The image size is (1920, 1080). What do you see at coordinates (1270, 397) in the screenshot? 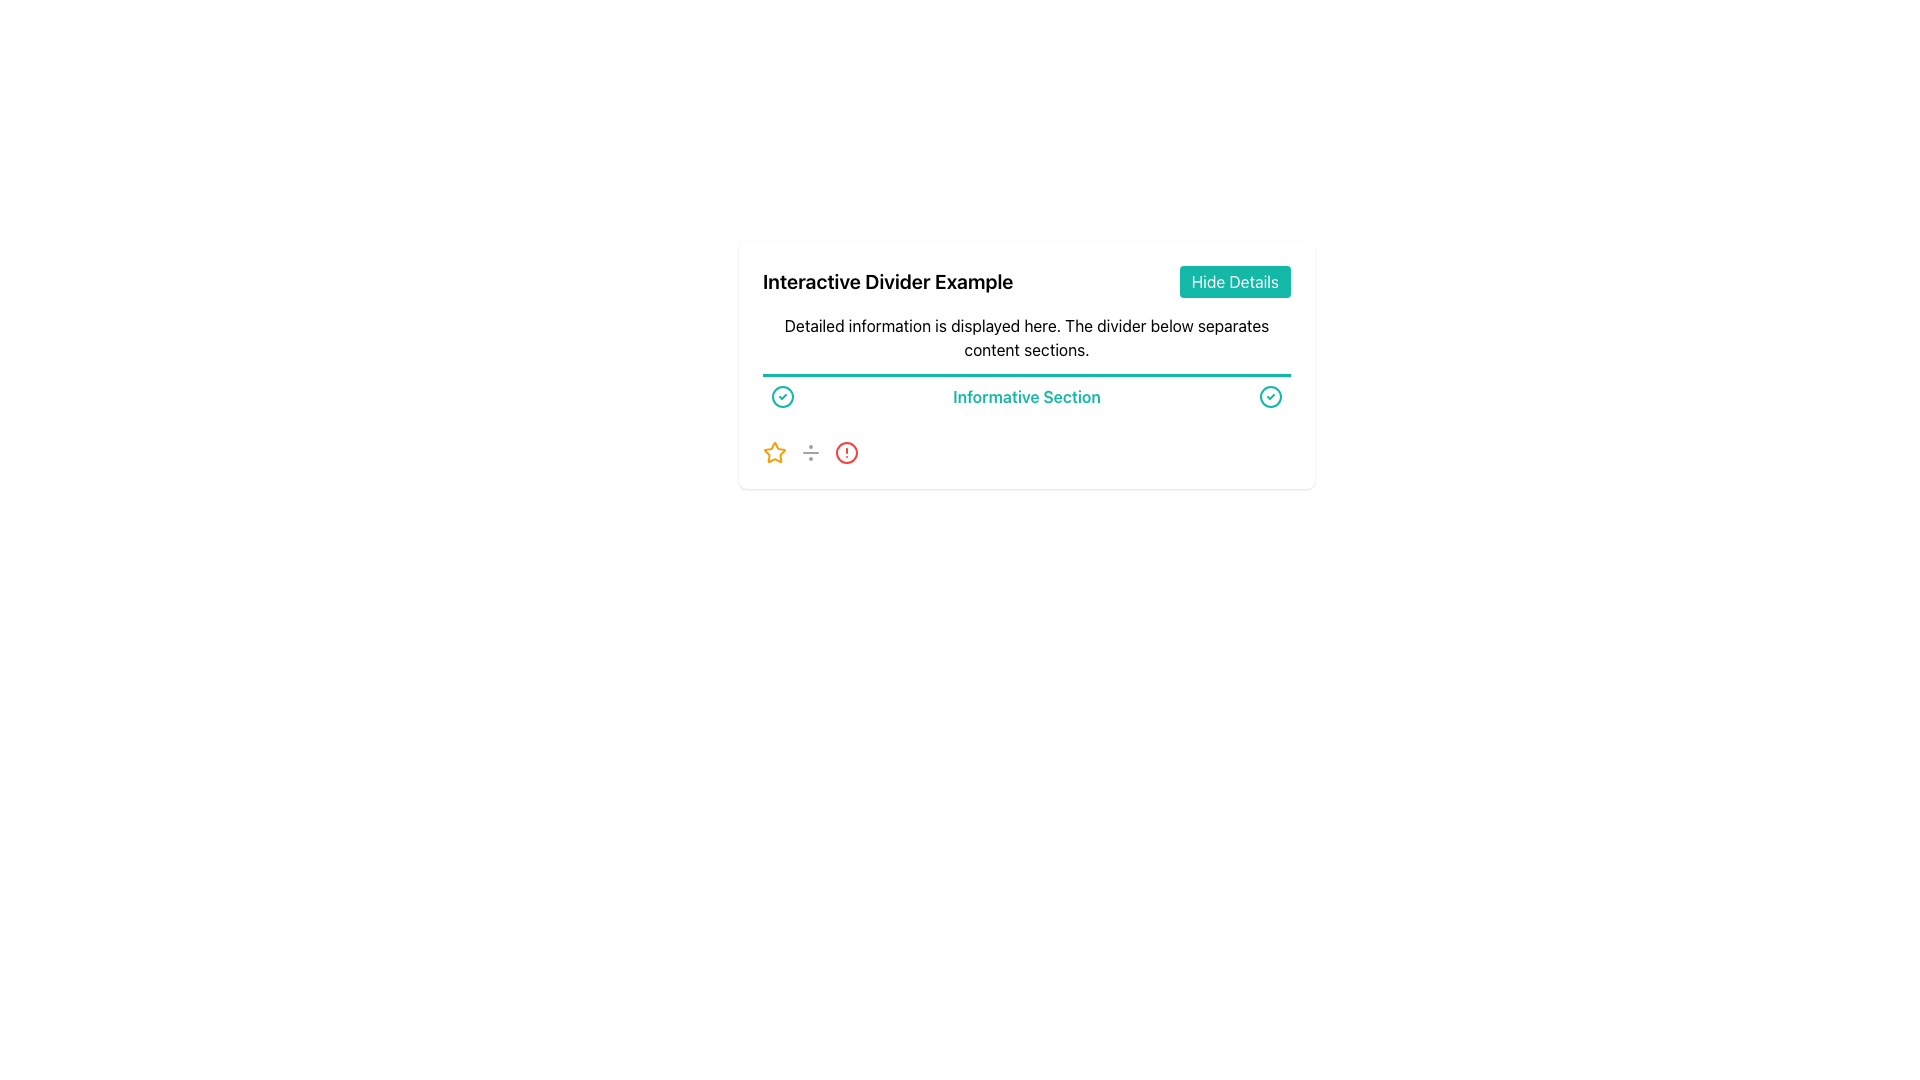
I see `teal circle element within the SVG graphic, which is part of the icon near the 'Informative Section' text, using developer tools` at bounding box center [1270, 397].